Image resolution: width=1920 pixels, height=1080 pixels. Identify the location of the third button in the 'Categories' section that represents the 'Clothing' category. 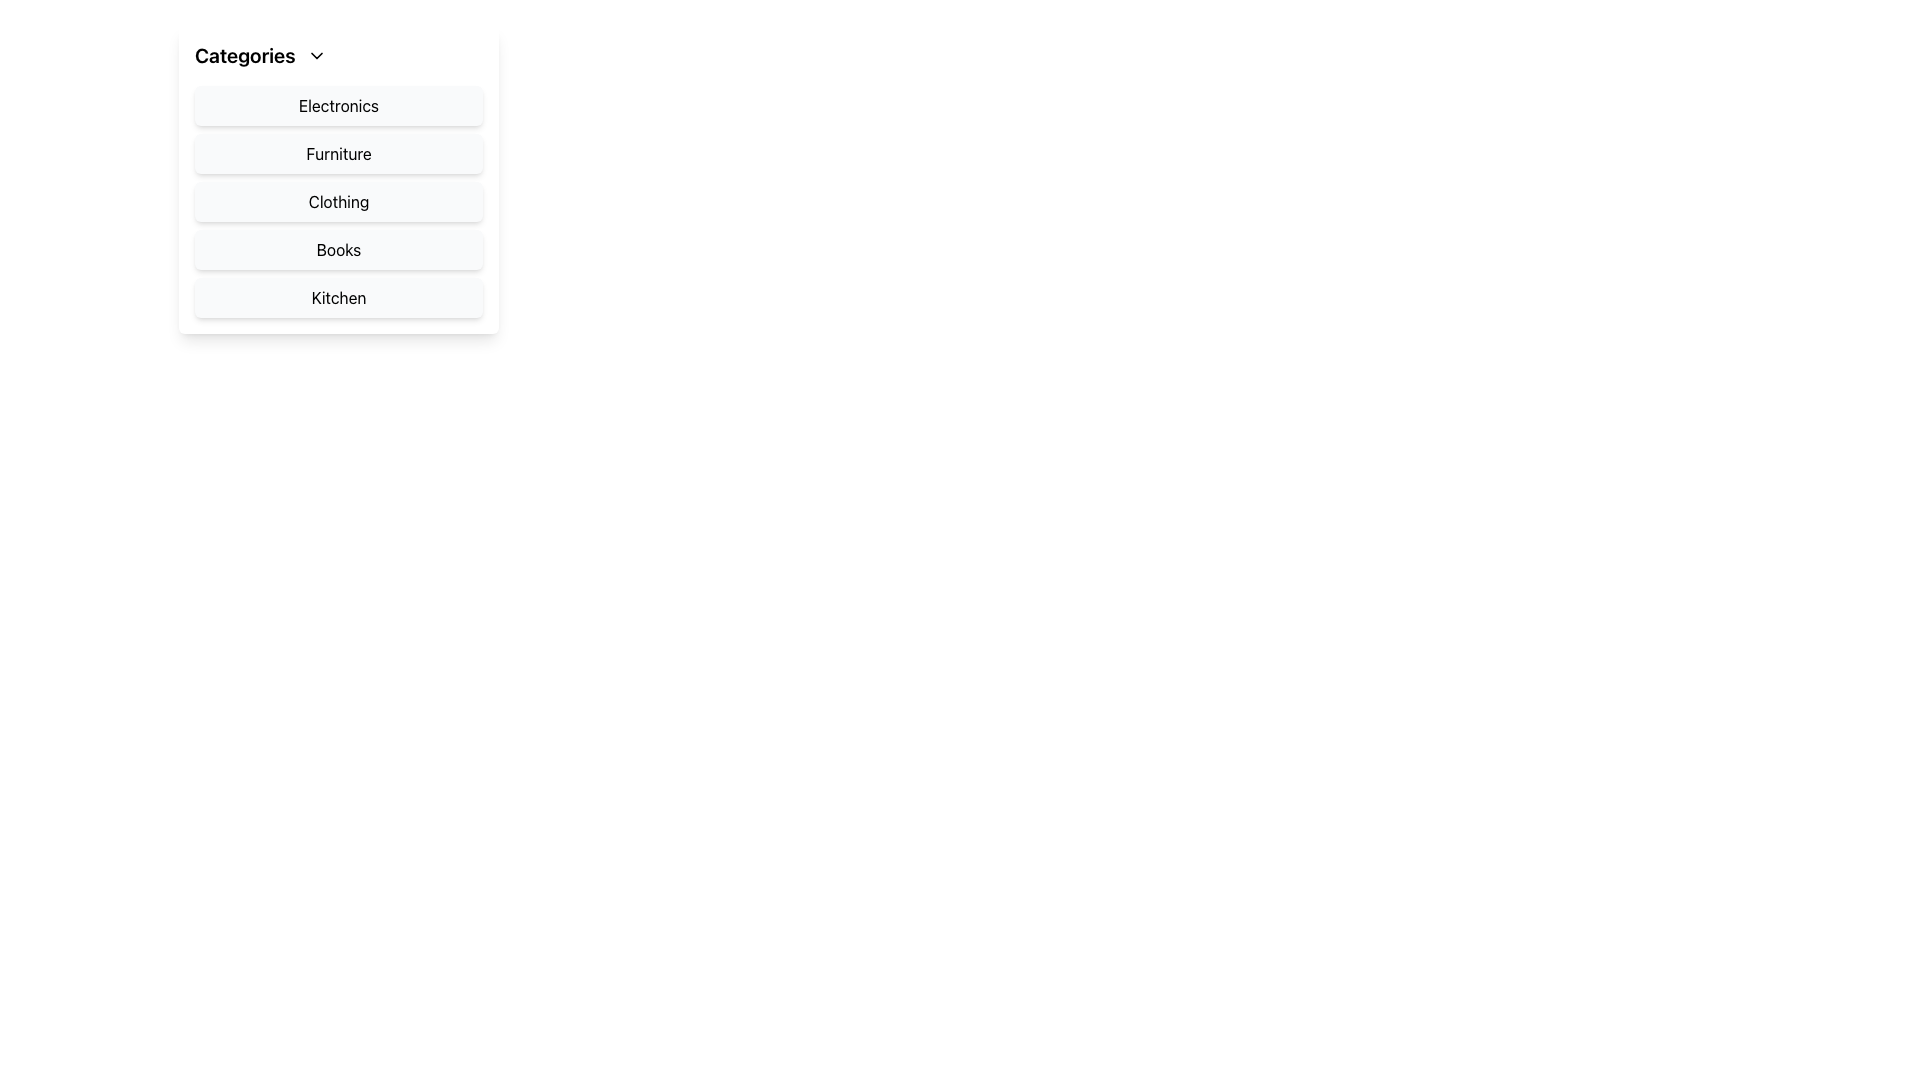
(339, 201).